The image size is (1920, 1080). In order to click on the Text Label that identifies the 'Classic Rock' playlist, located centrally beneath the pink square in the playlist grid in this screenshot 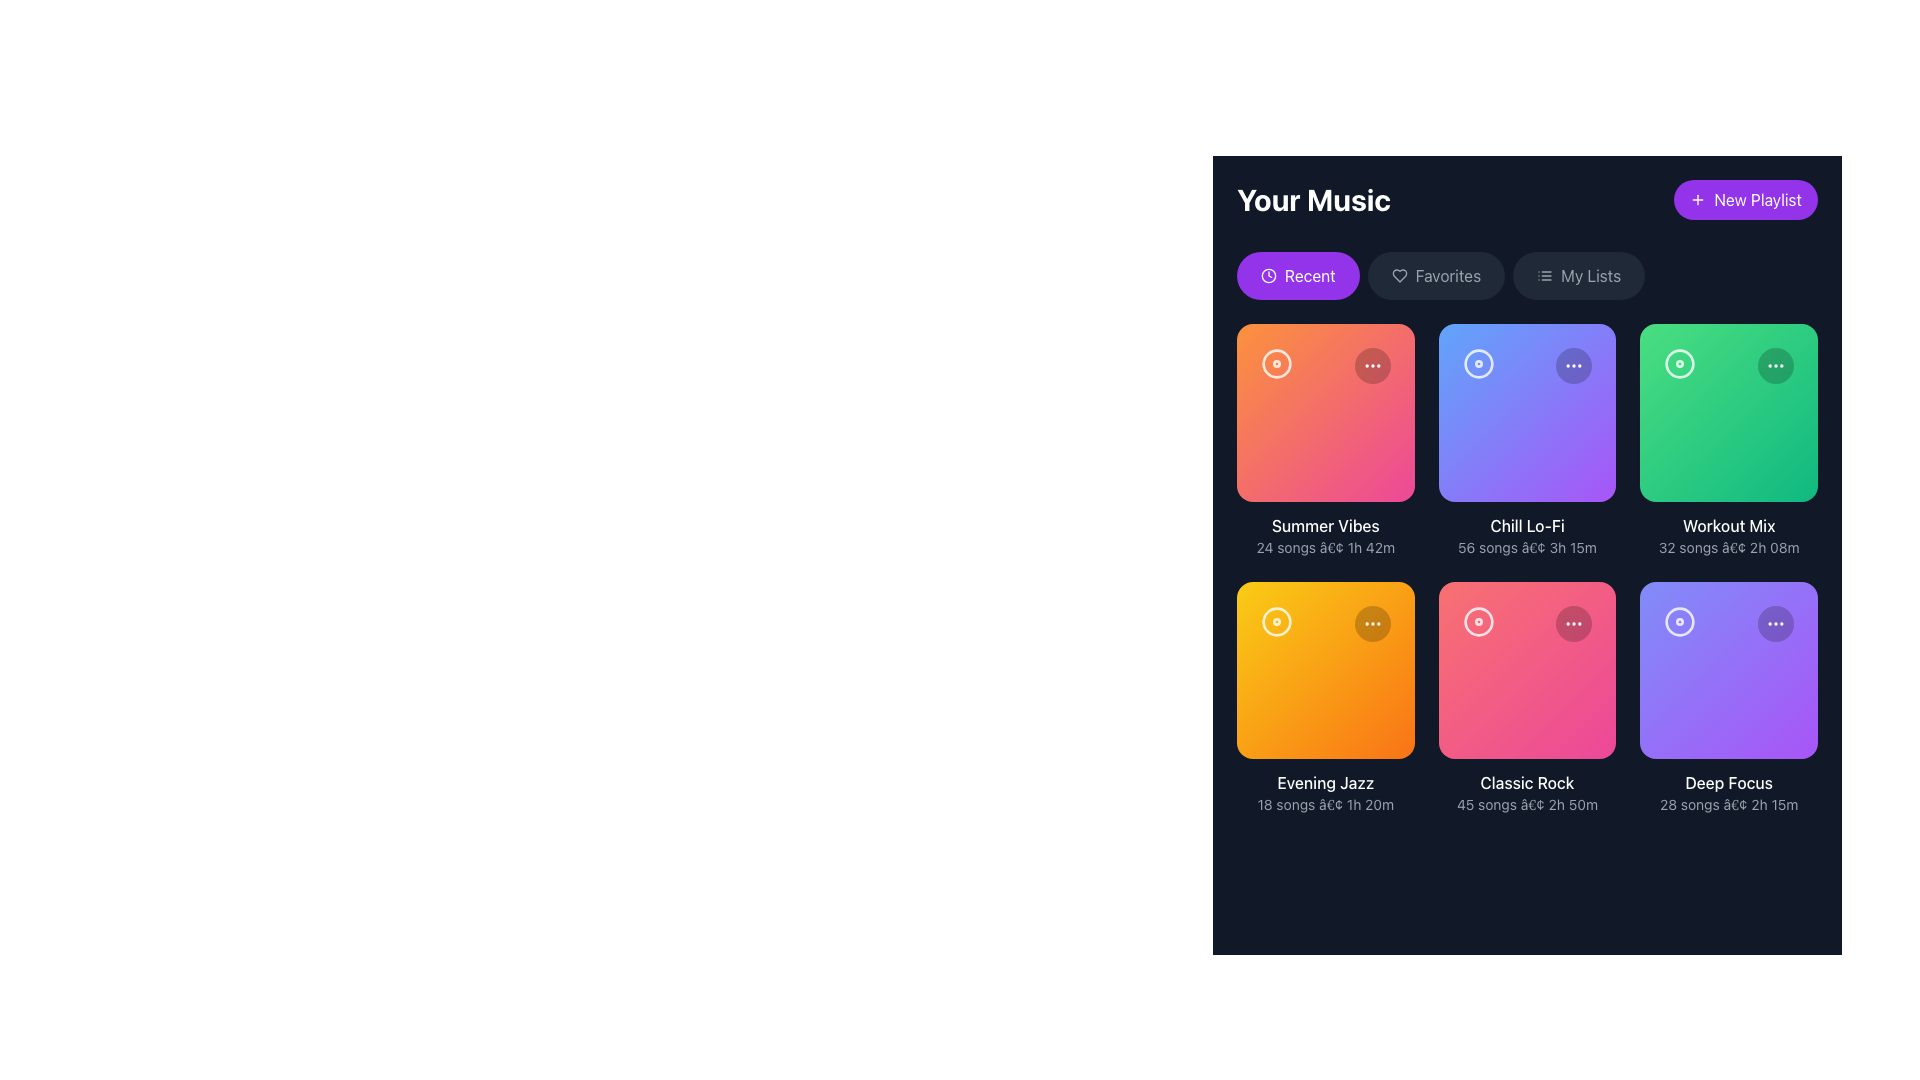, I will do `click(1526, 782)`.